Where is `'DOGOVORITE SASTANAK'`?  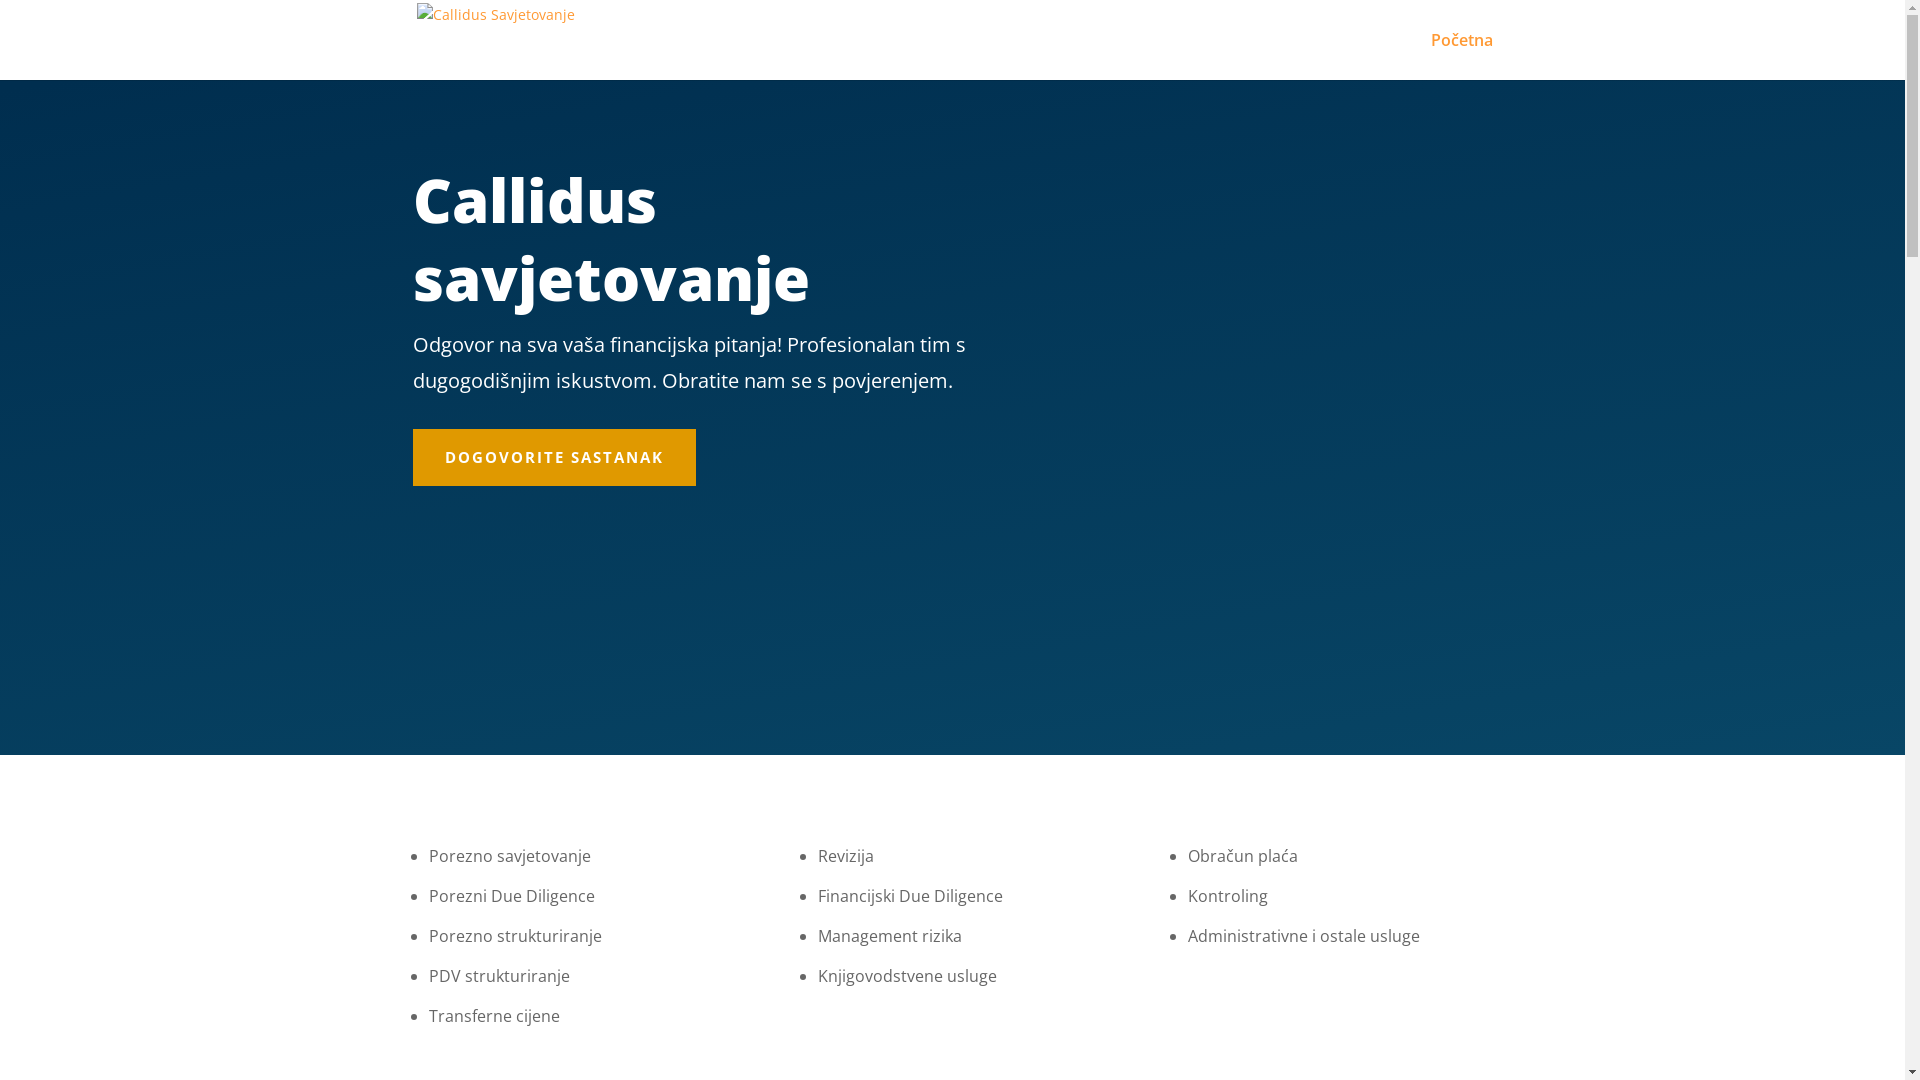 'DOGOVORITE SASTANAK' is located at coordinates (553, 458).